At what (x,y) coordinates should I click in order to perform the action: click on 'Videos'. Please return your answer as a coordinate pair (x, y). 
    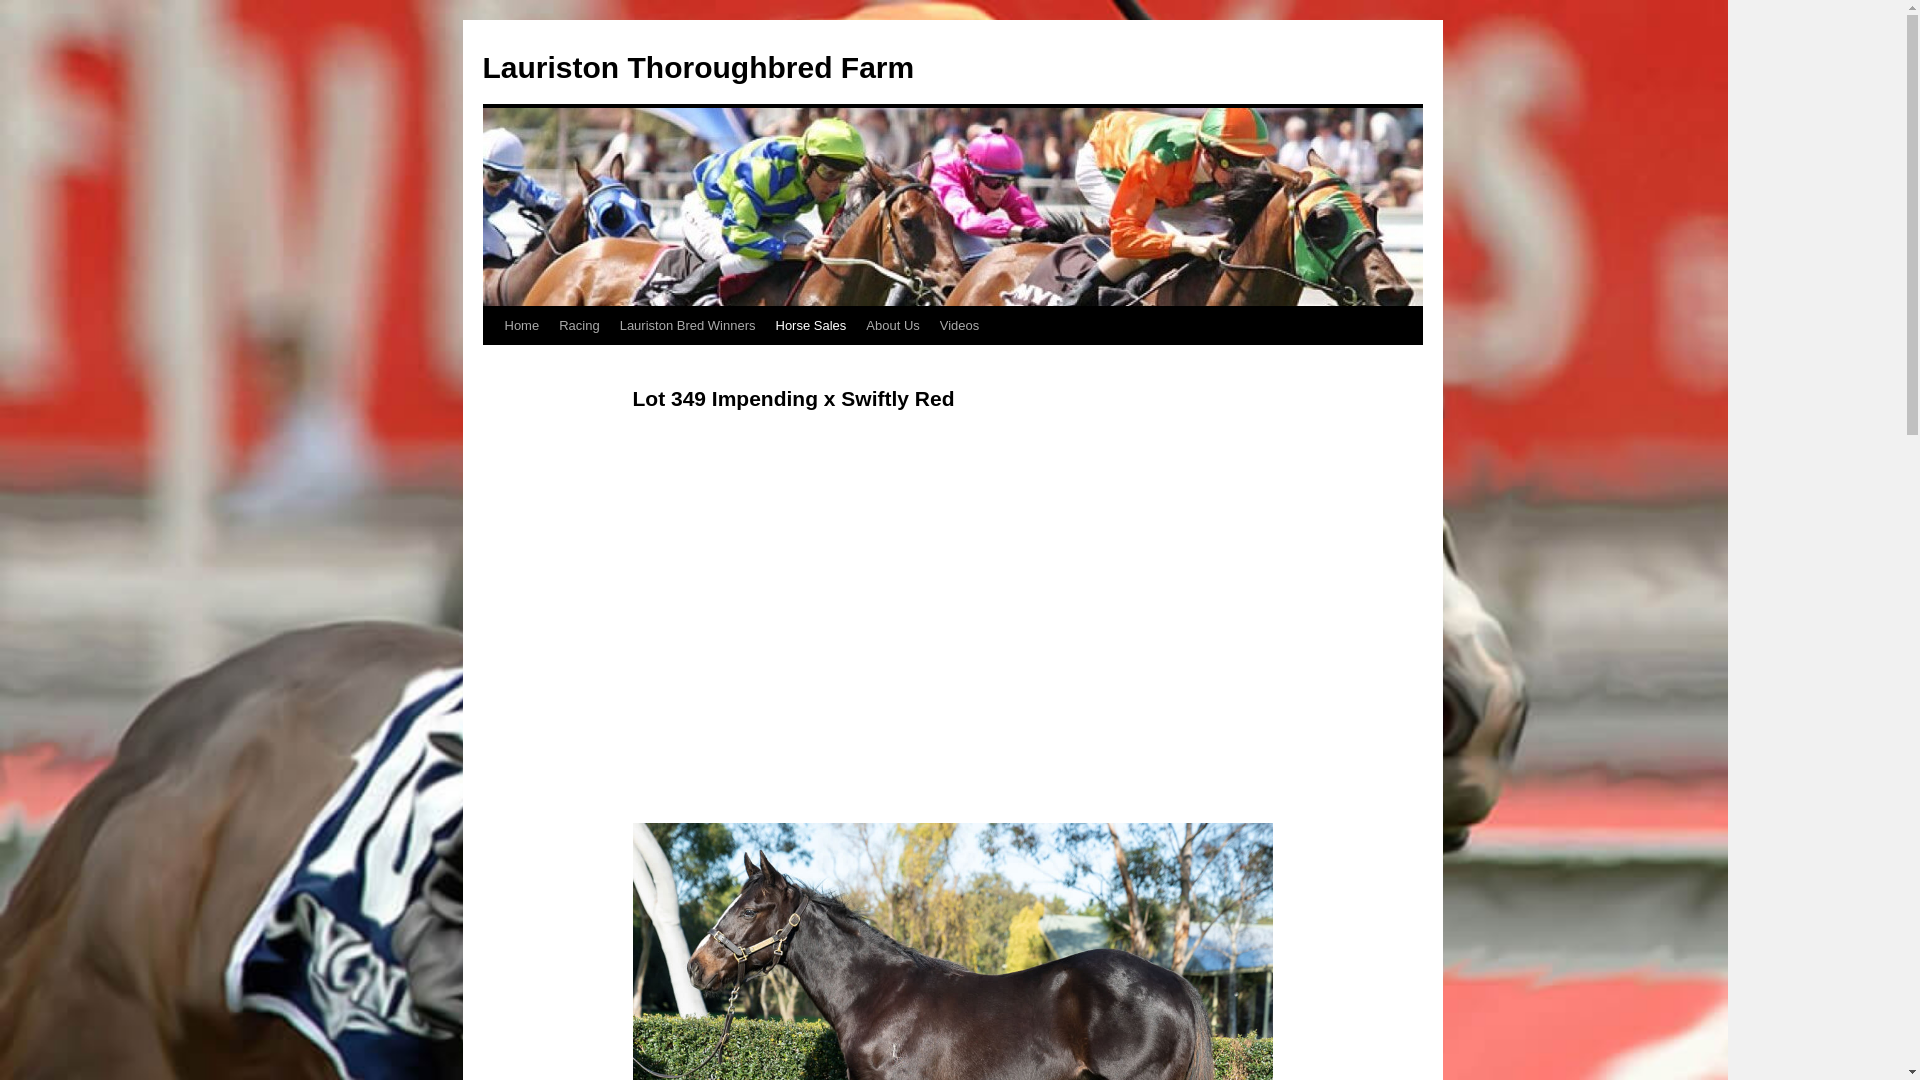
    Looking at the image, I should click on (960, 325).